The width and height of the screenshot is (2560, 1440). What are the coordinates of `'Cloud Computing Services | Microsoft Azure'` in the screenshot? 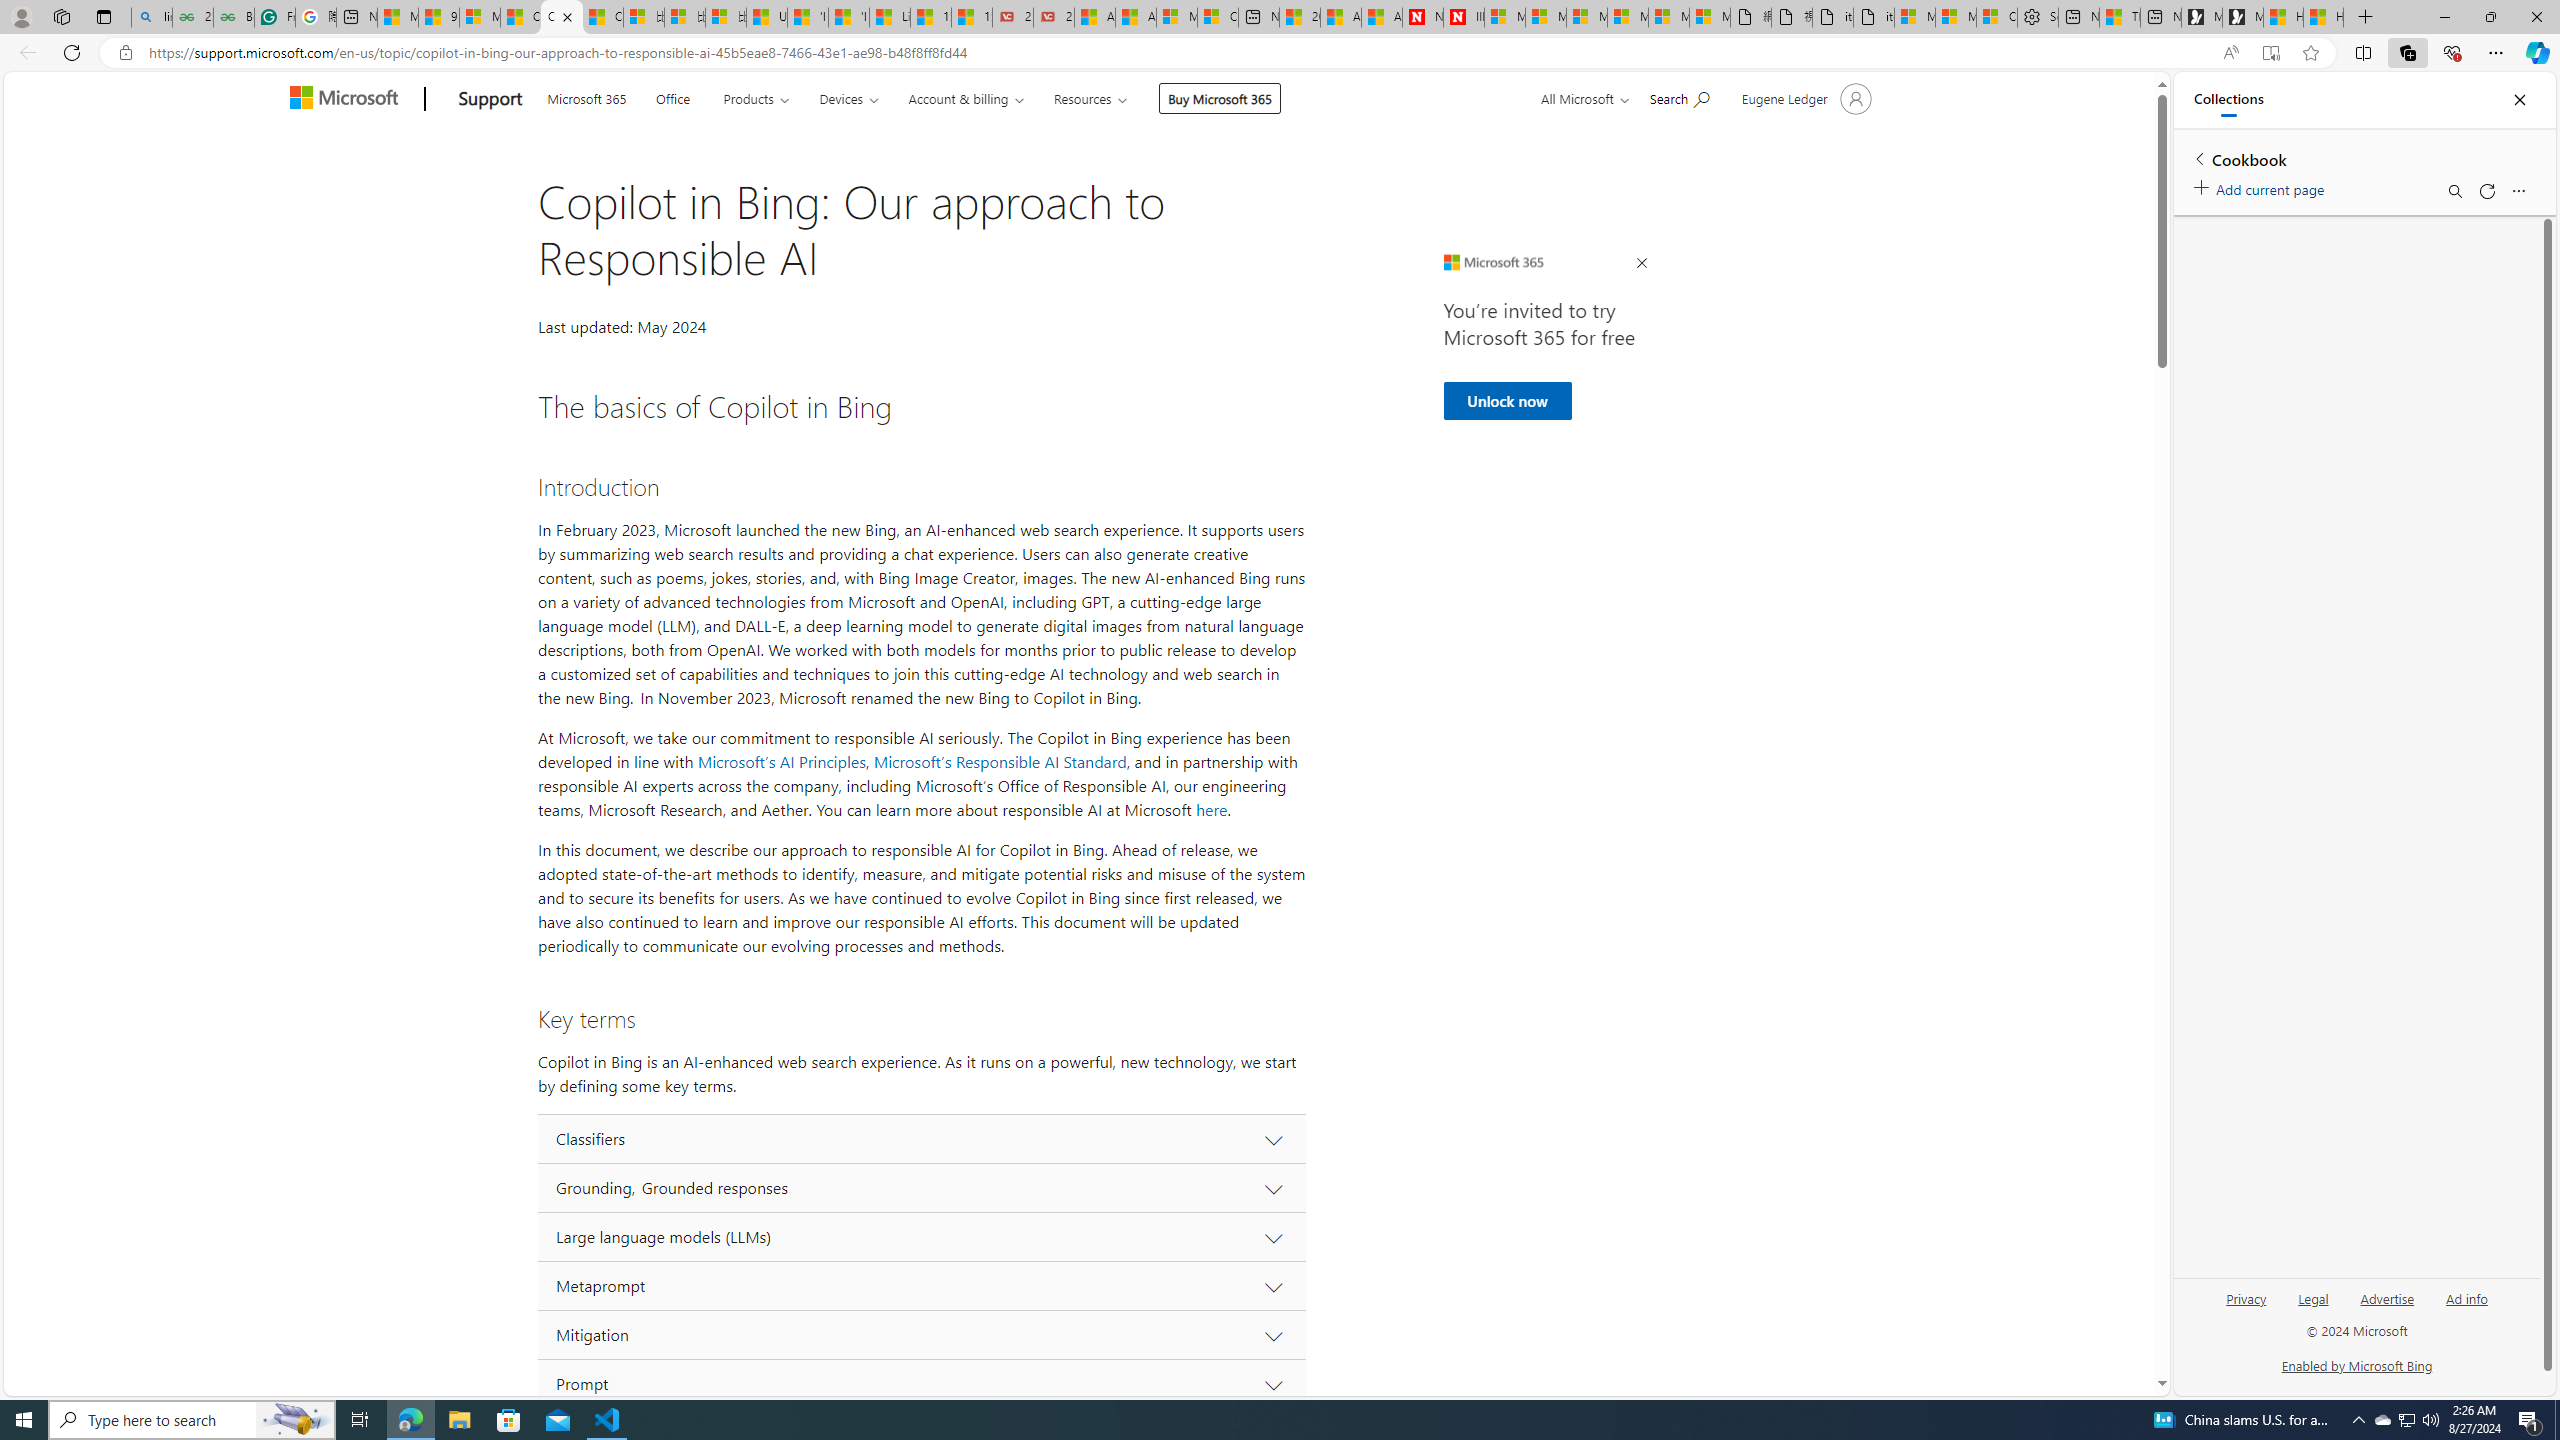 It's located at (1216, 16).